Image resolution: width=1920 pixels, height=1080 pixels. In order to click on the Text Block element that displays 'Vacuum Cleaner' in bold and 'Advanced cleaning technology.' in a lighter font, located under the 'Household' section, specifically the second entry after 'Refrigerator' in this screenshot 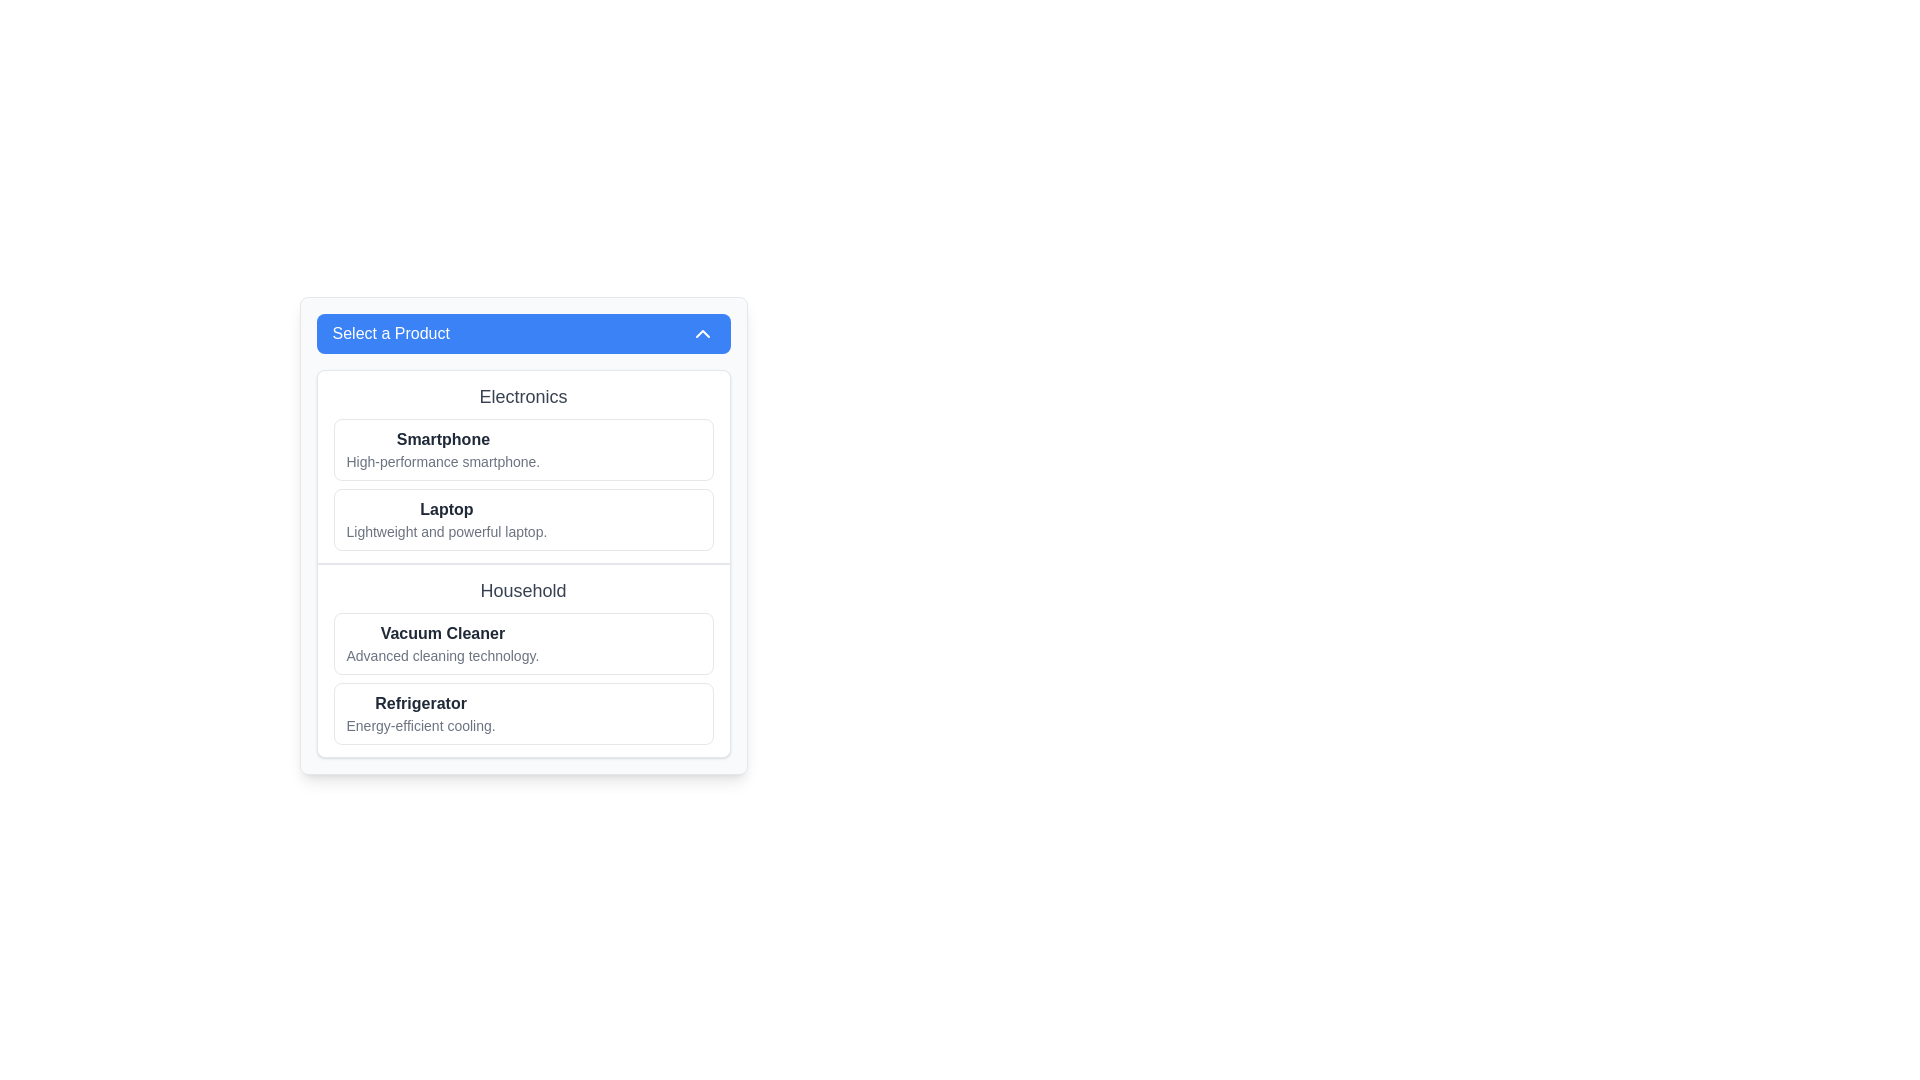, I will do `click(441, 644)`.